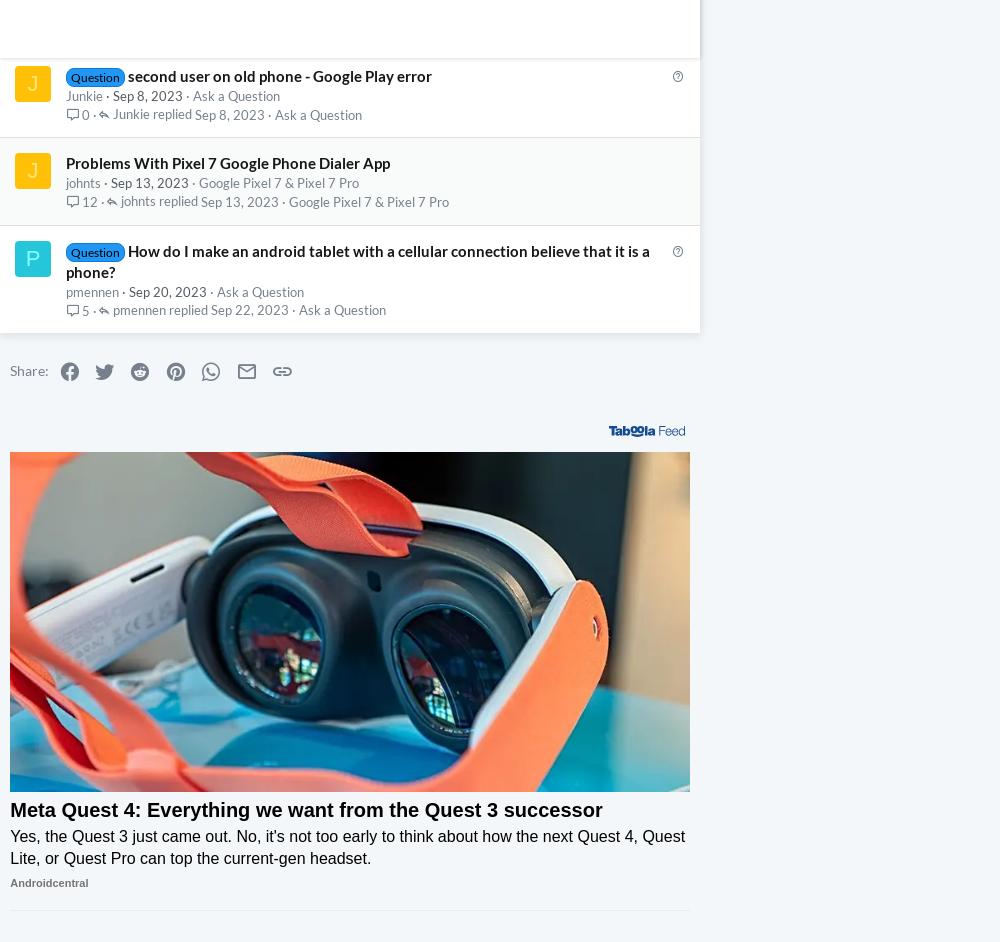 Image resolution: width=1000 pixels, height=942 pixels. Describe the element at coordinates (89, 201) in the screenshot. I see `'12'` at that location.